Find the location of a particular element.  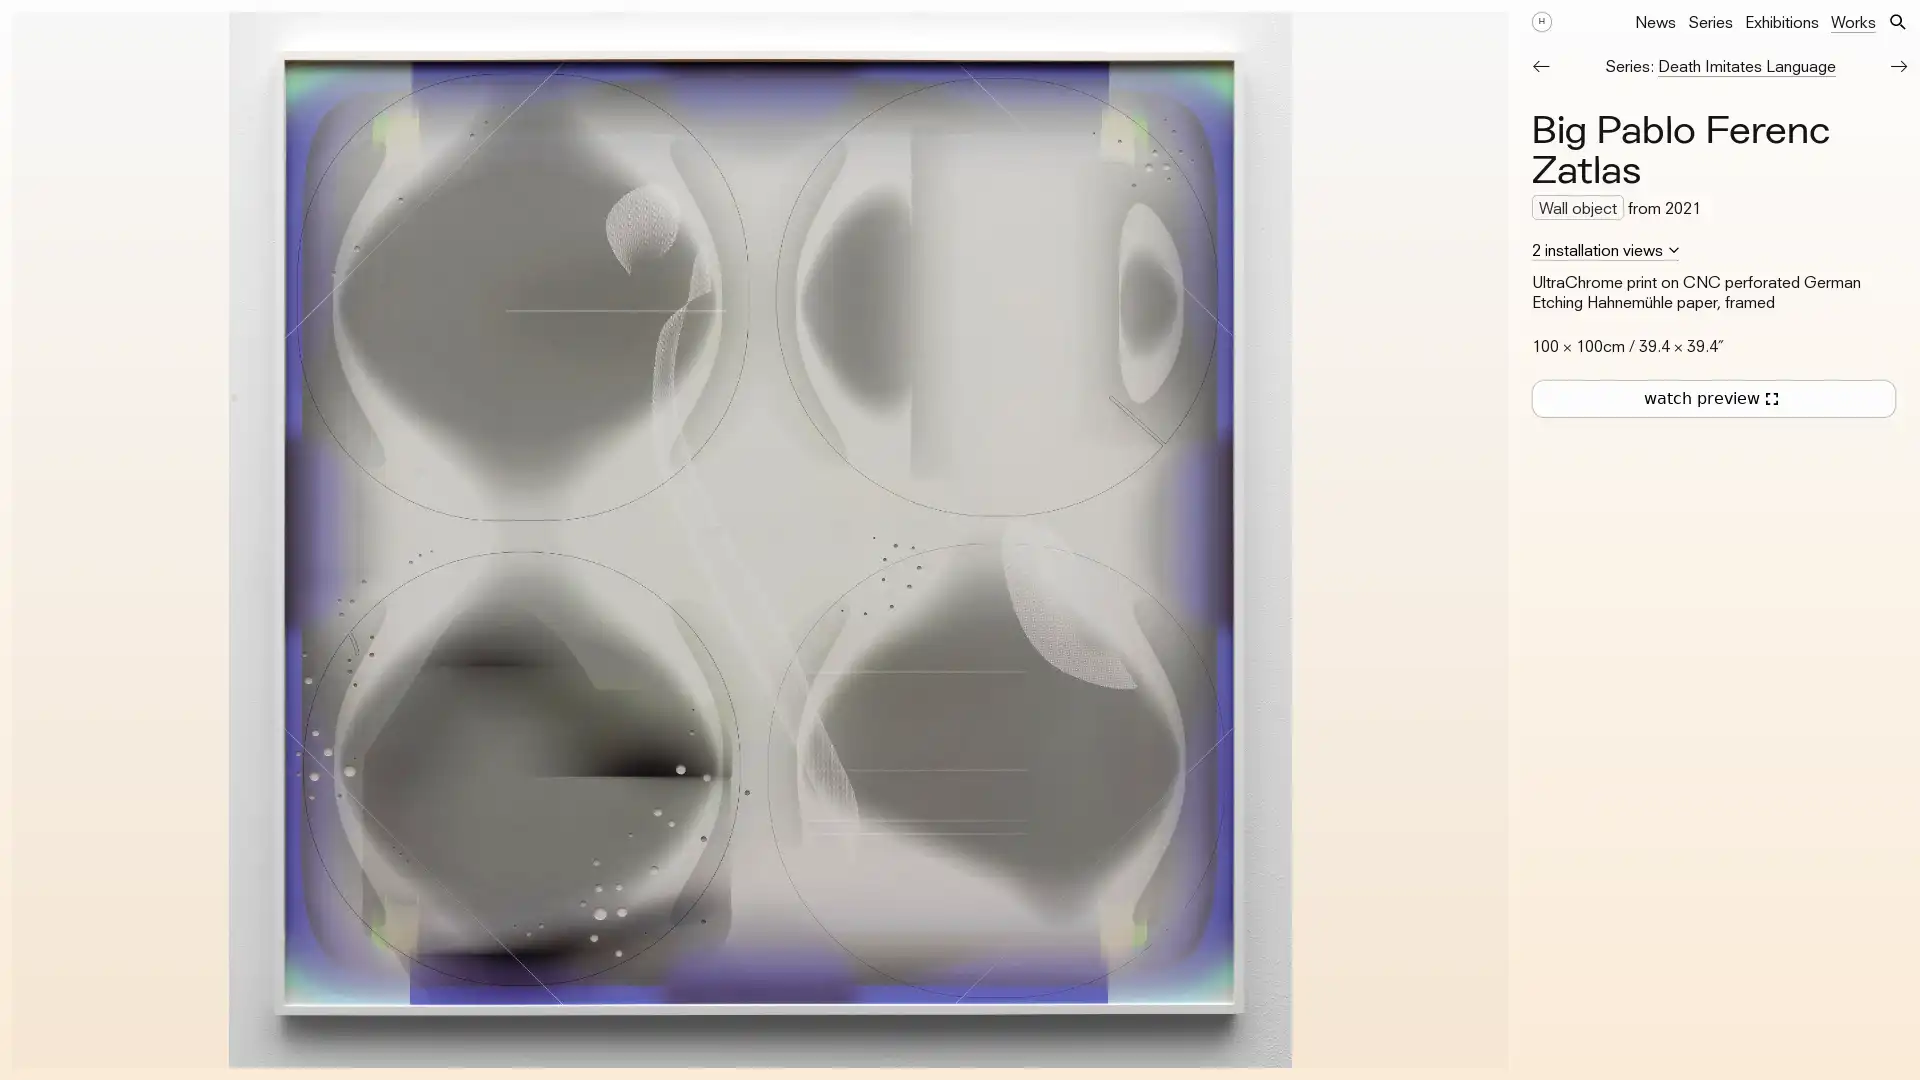

watch preview is located at coordinates (1712, 398).